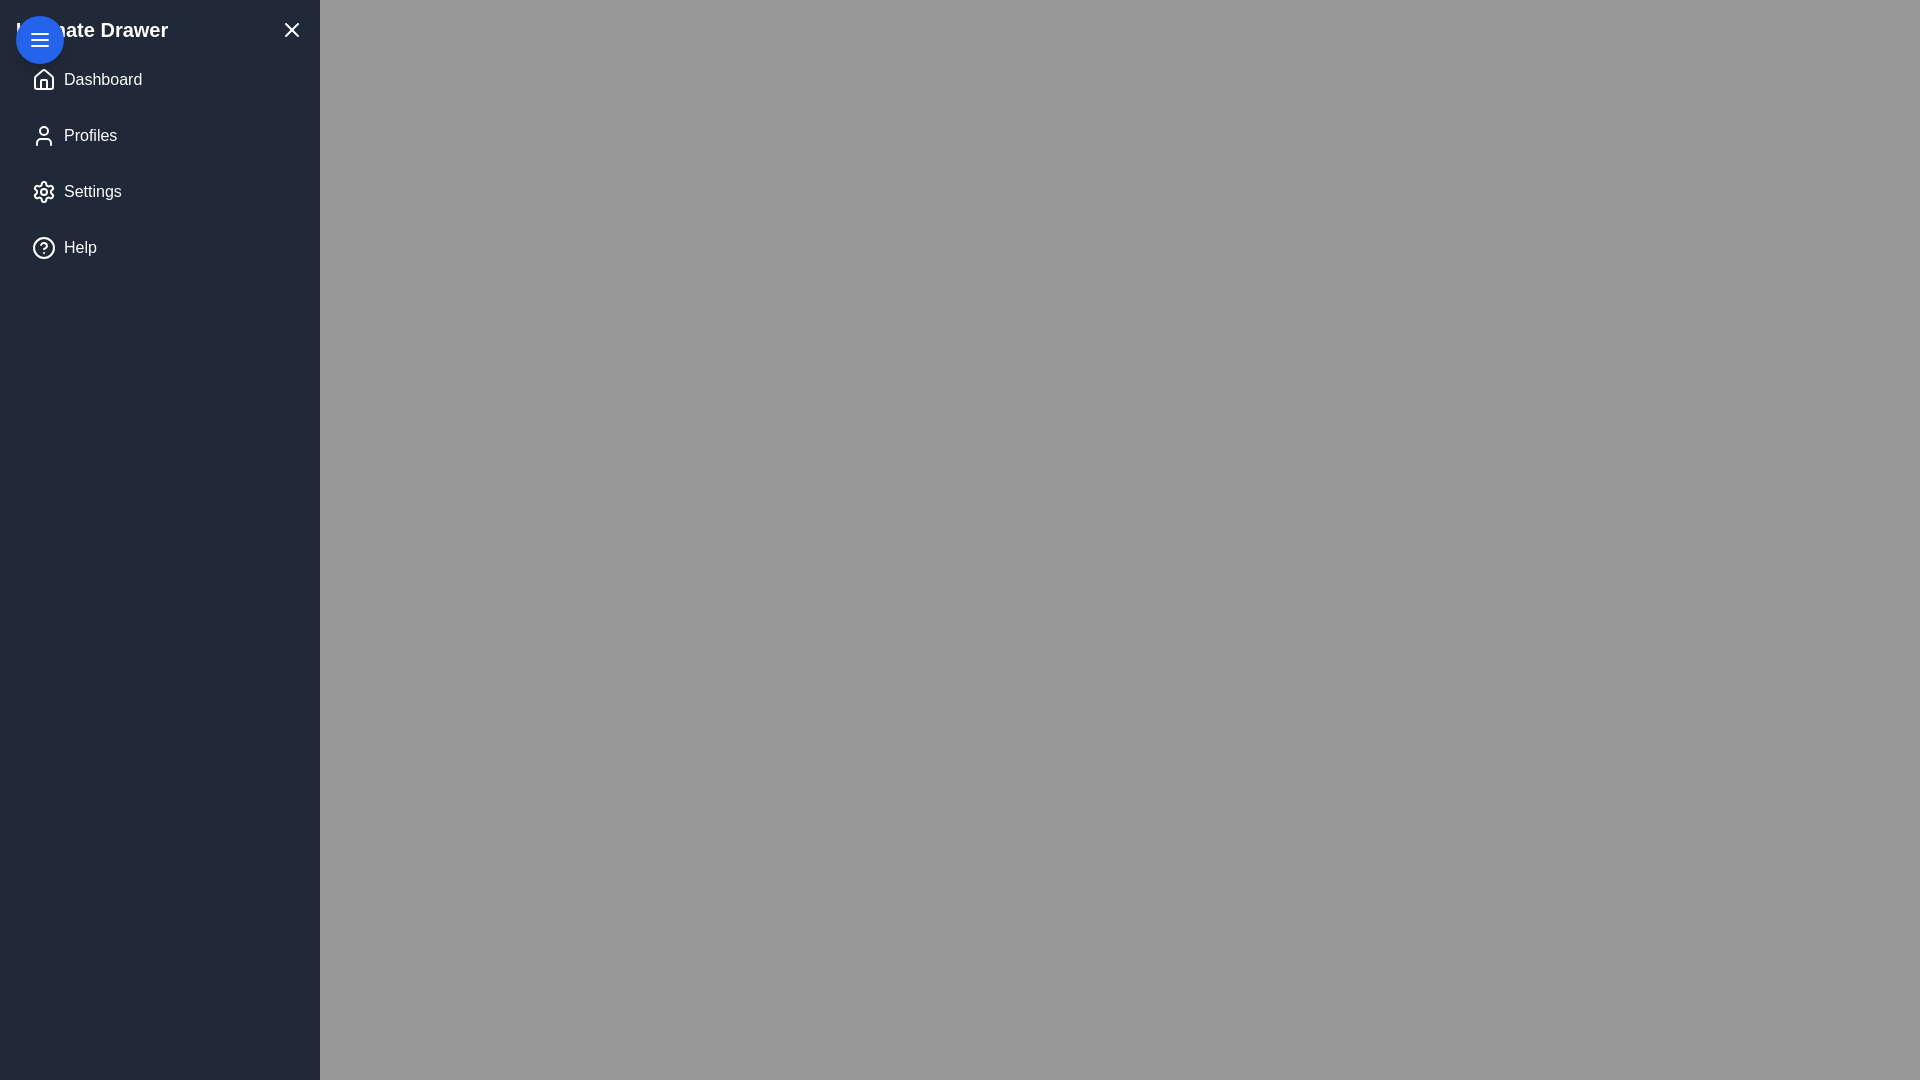 The width and height of the screenshot is (1920, 1080). What do you see at coordinates (158, 135) in the screenshot?
I see `the second item in the vertical sidebar navigation menu, which links to the Profiles section of the application` at bounding box center [158, 135].